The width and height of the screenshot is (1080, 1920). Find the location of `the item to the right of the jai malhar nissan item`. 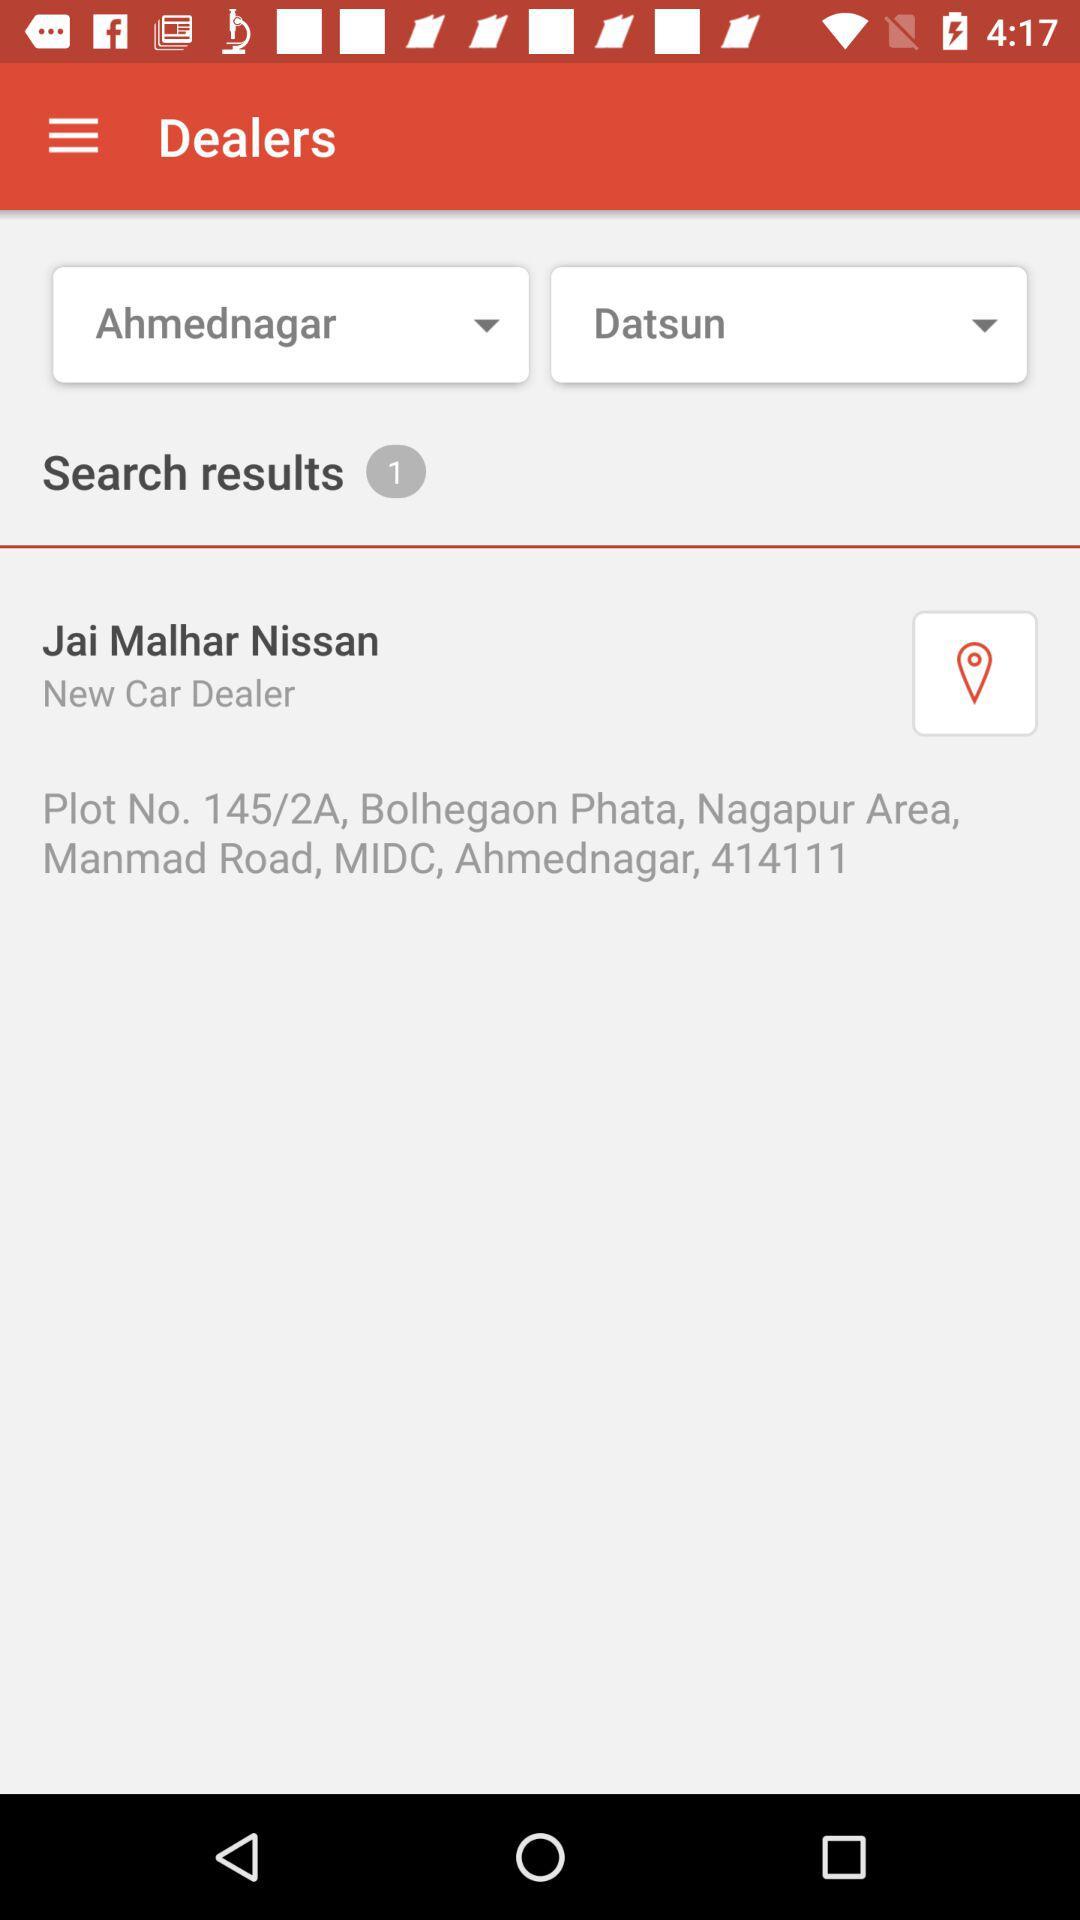

the item to the right of the jai malhar nissan item is located at coordinates (974, 673).